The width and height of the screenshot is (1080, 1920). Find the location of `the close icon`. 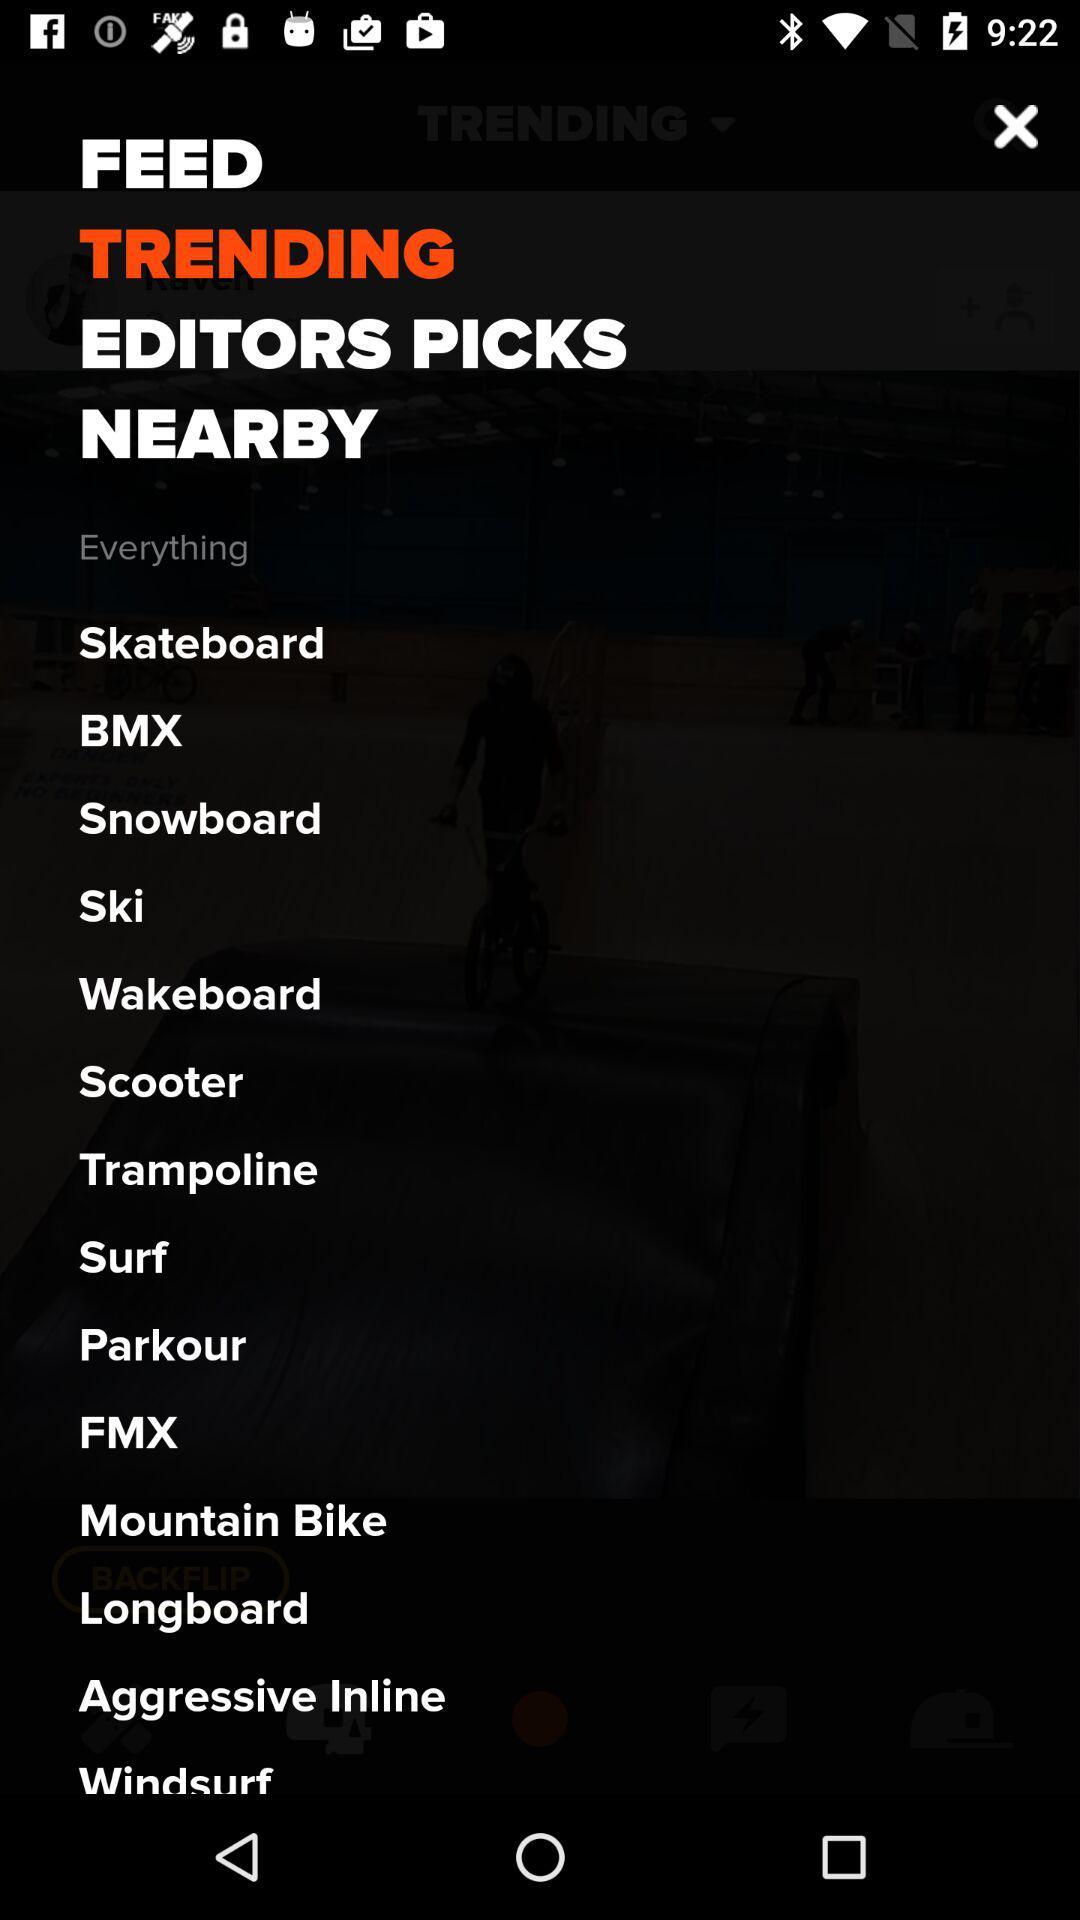

the close icon is located at coordinates (1016, 125).